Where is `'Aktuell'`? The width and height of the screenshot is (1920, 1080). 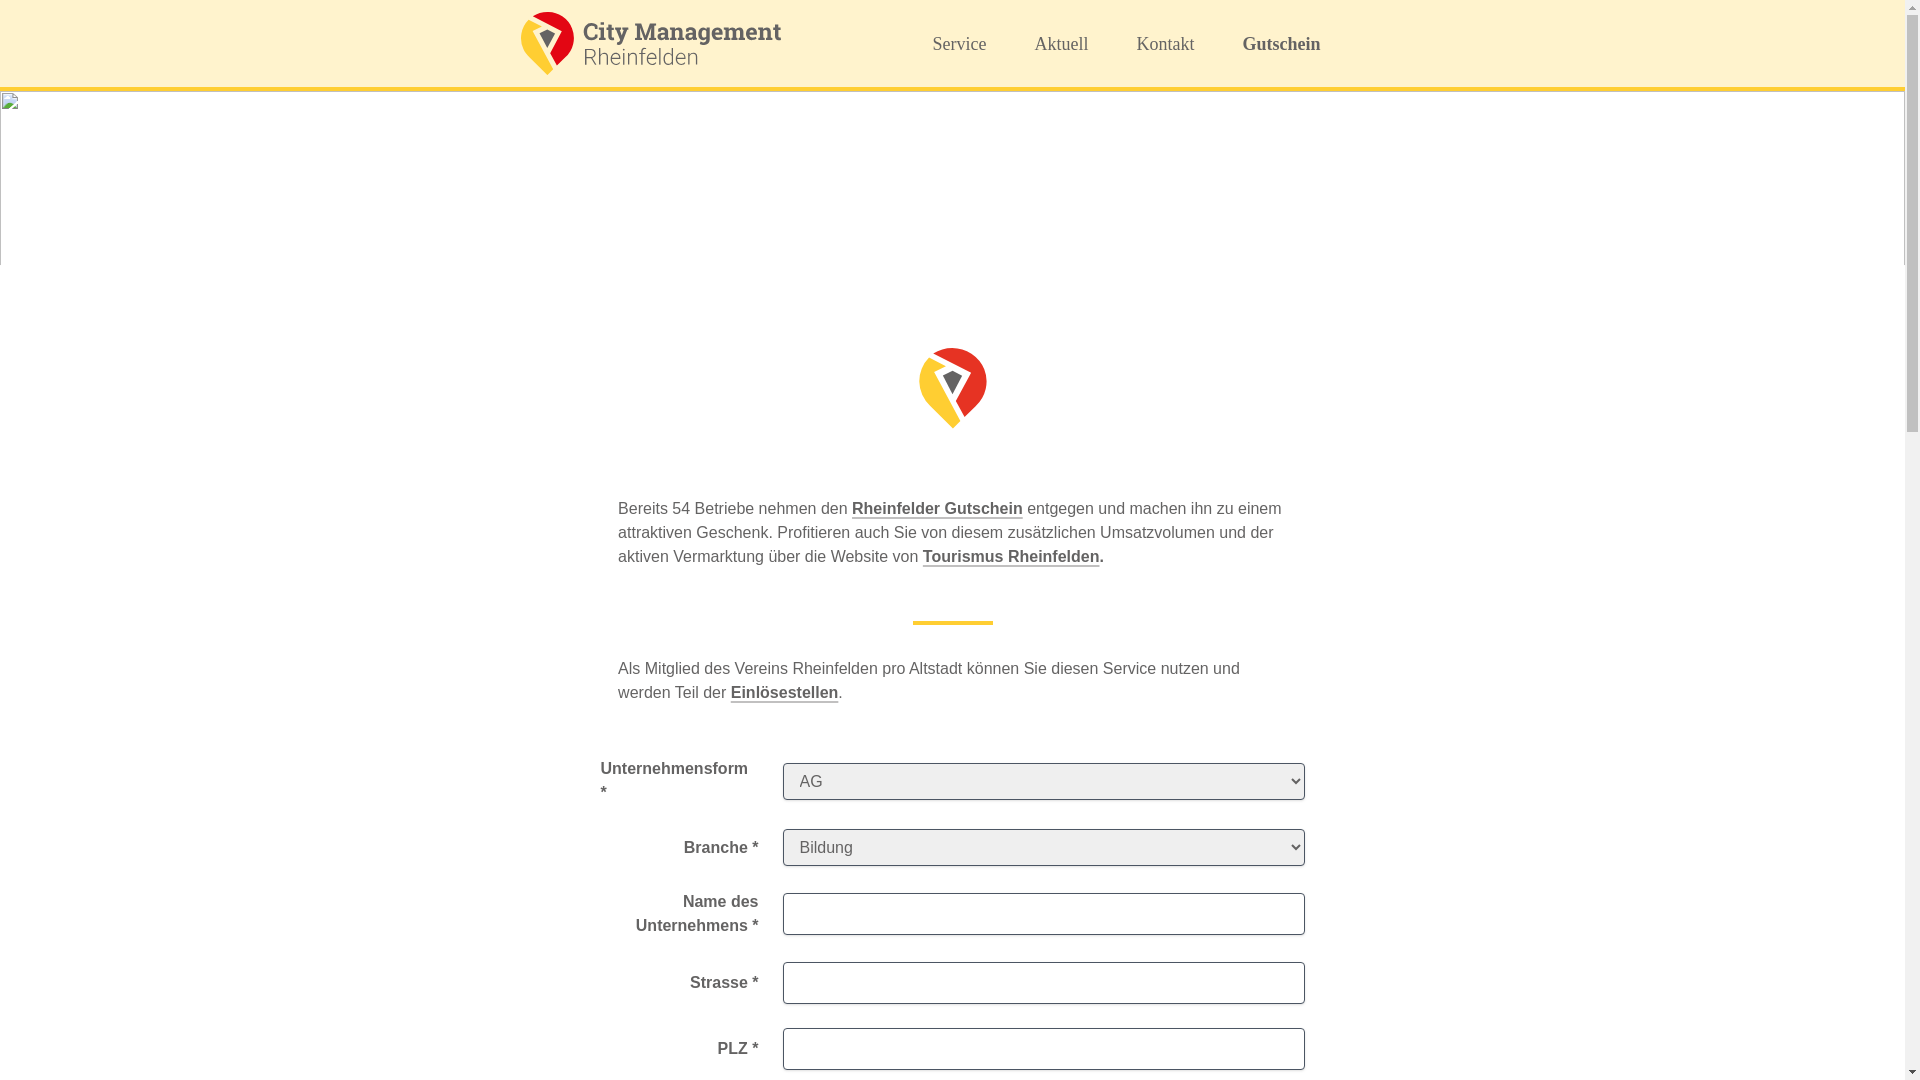 'Aktuell' is located at coordinates (1059, 43).